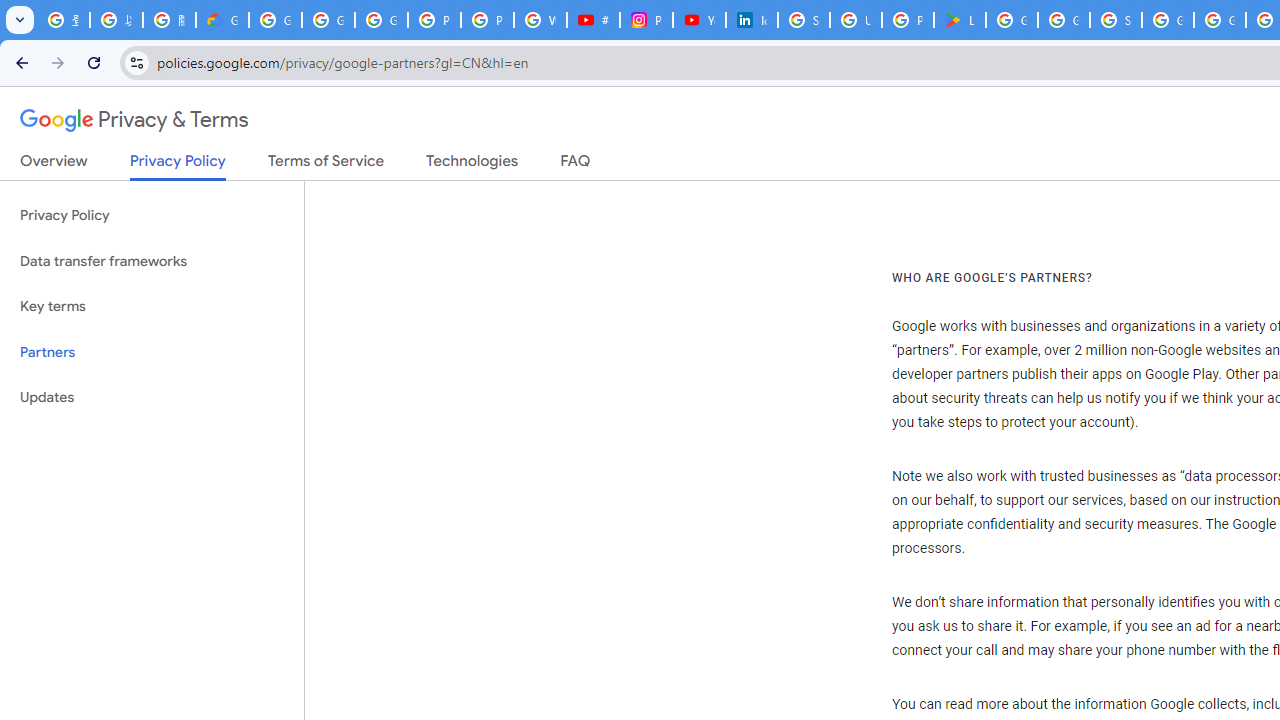 This screenshot has width=1280, height=720. I want to click on 'Key terms', so click(151, 306).